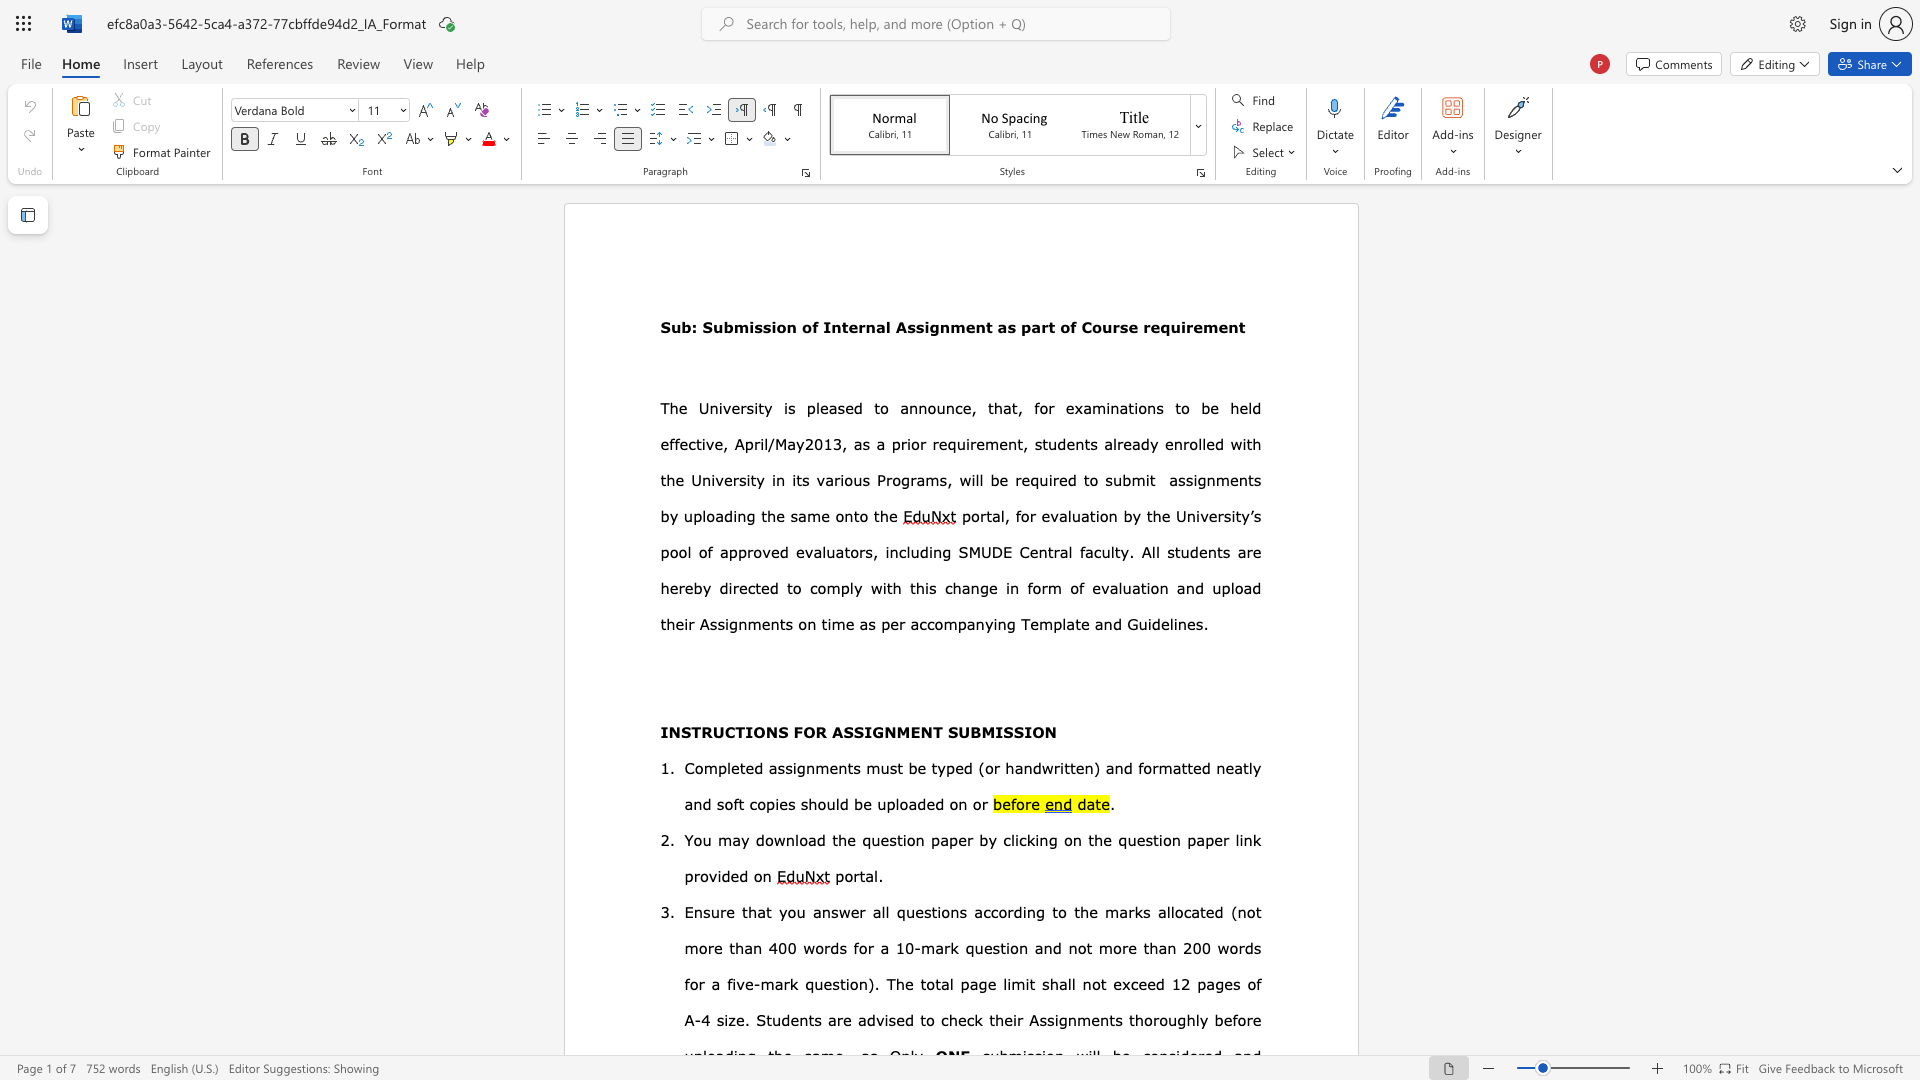  I want to click on the subset text "tion pa" within the text "You may download the question paper by clicking on the question paper link provided on", so click(1153, 840).